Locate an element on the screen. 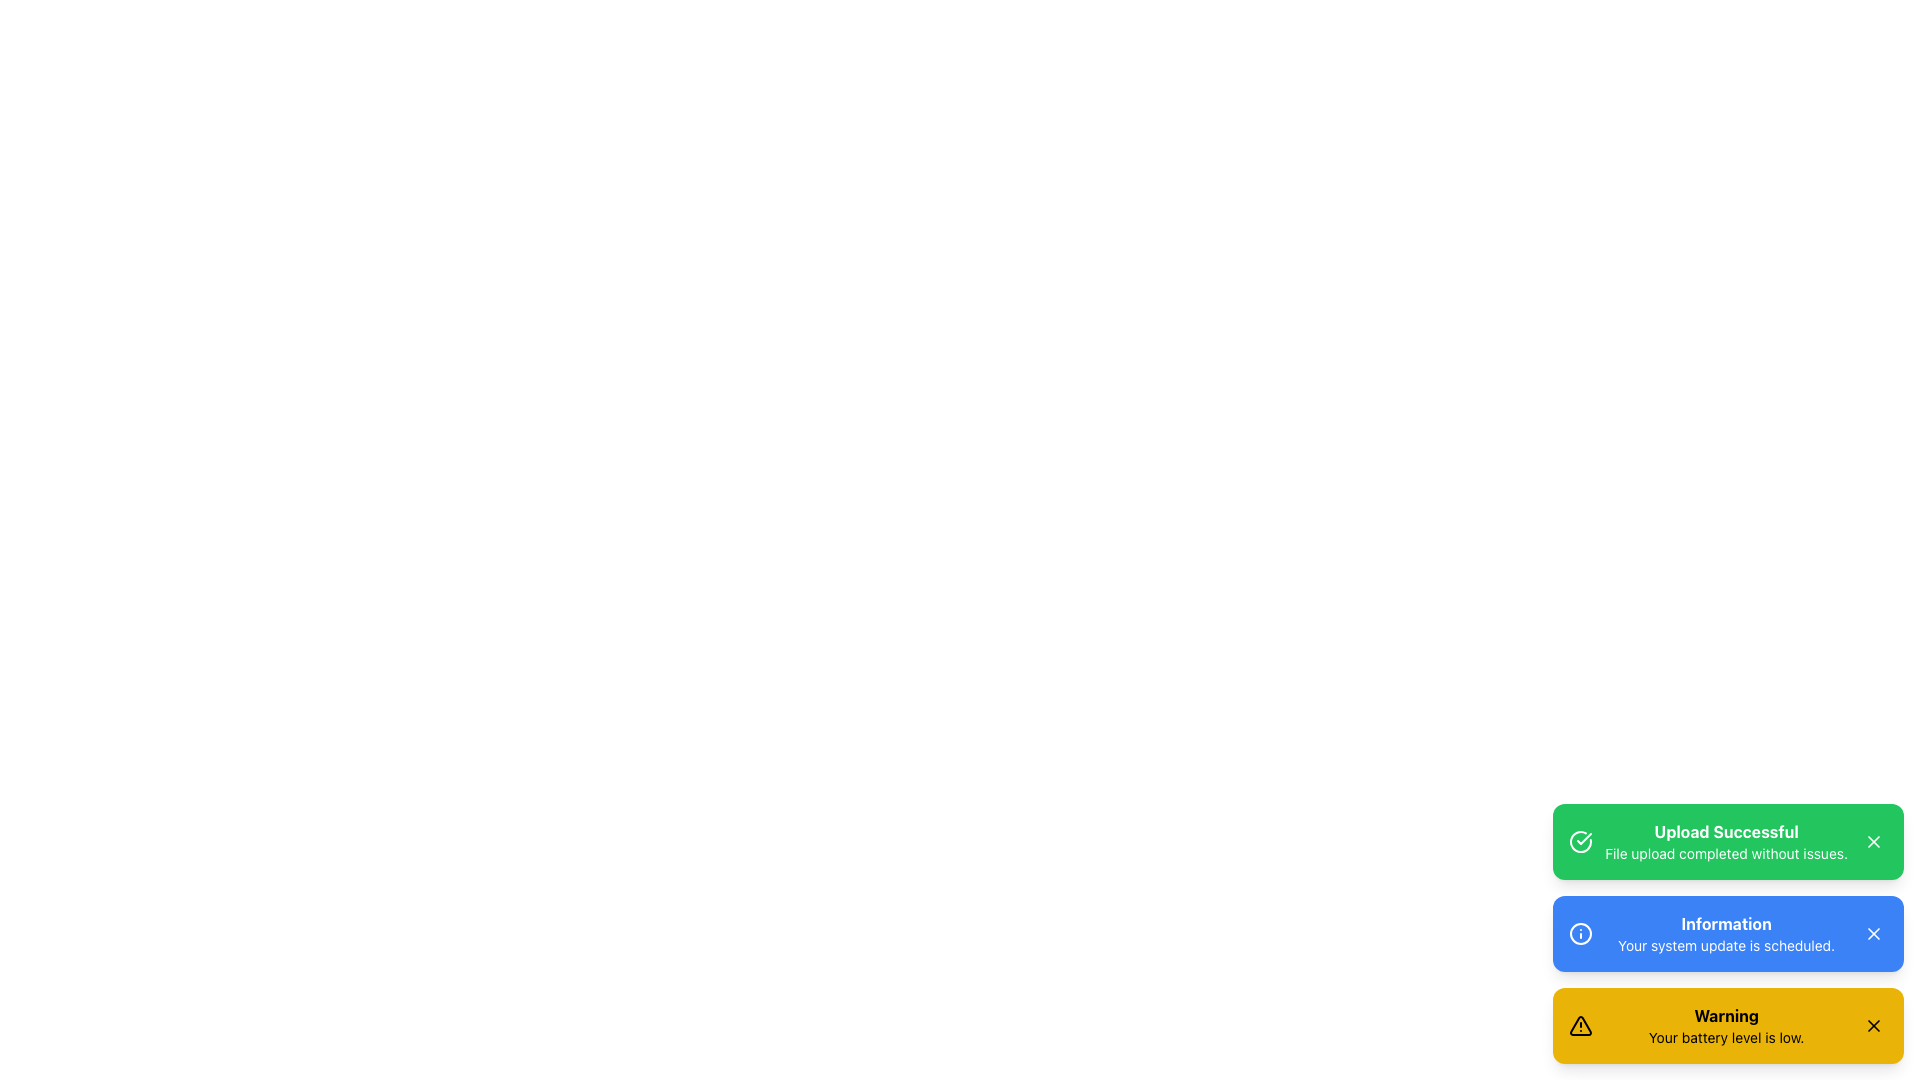 The height and width of the screenshot is (1080, 1920). the circular button with an 'X' icon in the top-right corner of the yellow 'Warning' notification box is located at coordinates (1872, 1026).